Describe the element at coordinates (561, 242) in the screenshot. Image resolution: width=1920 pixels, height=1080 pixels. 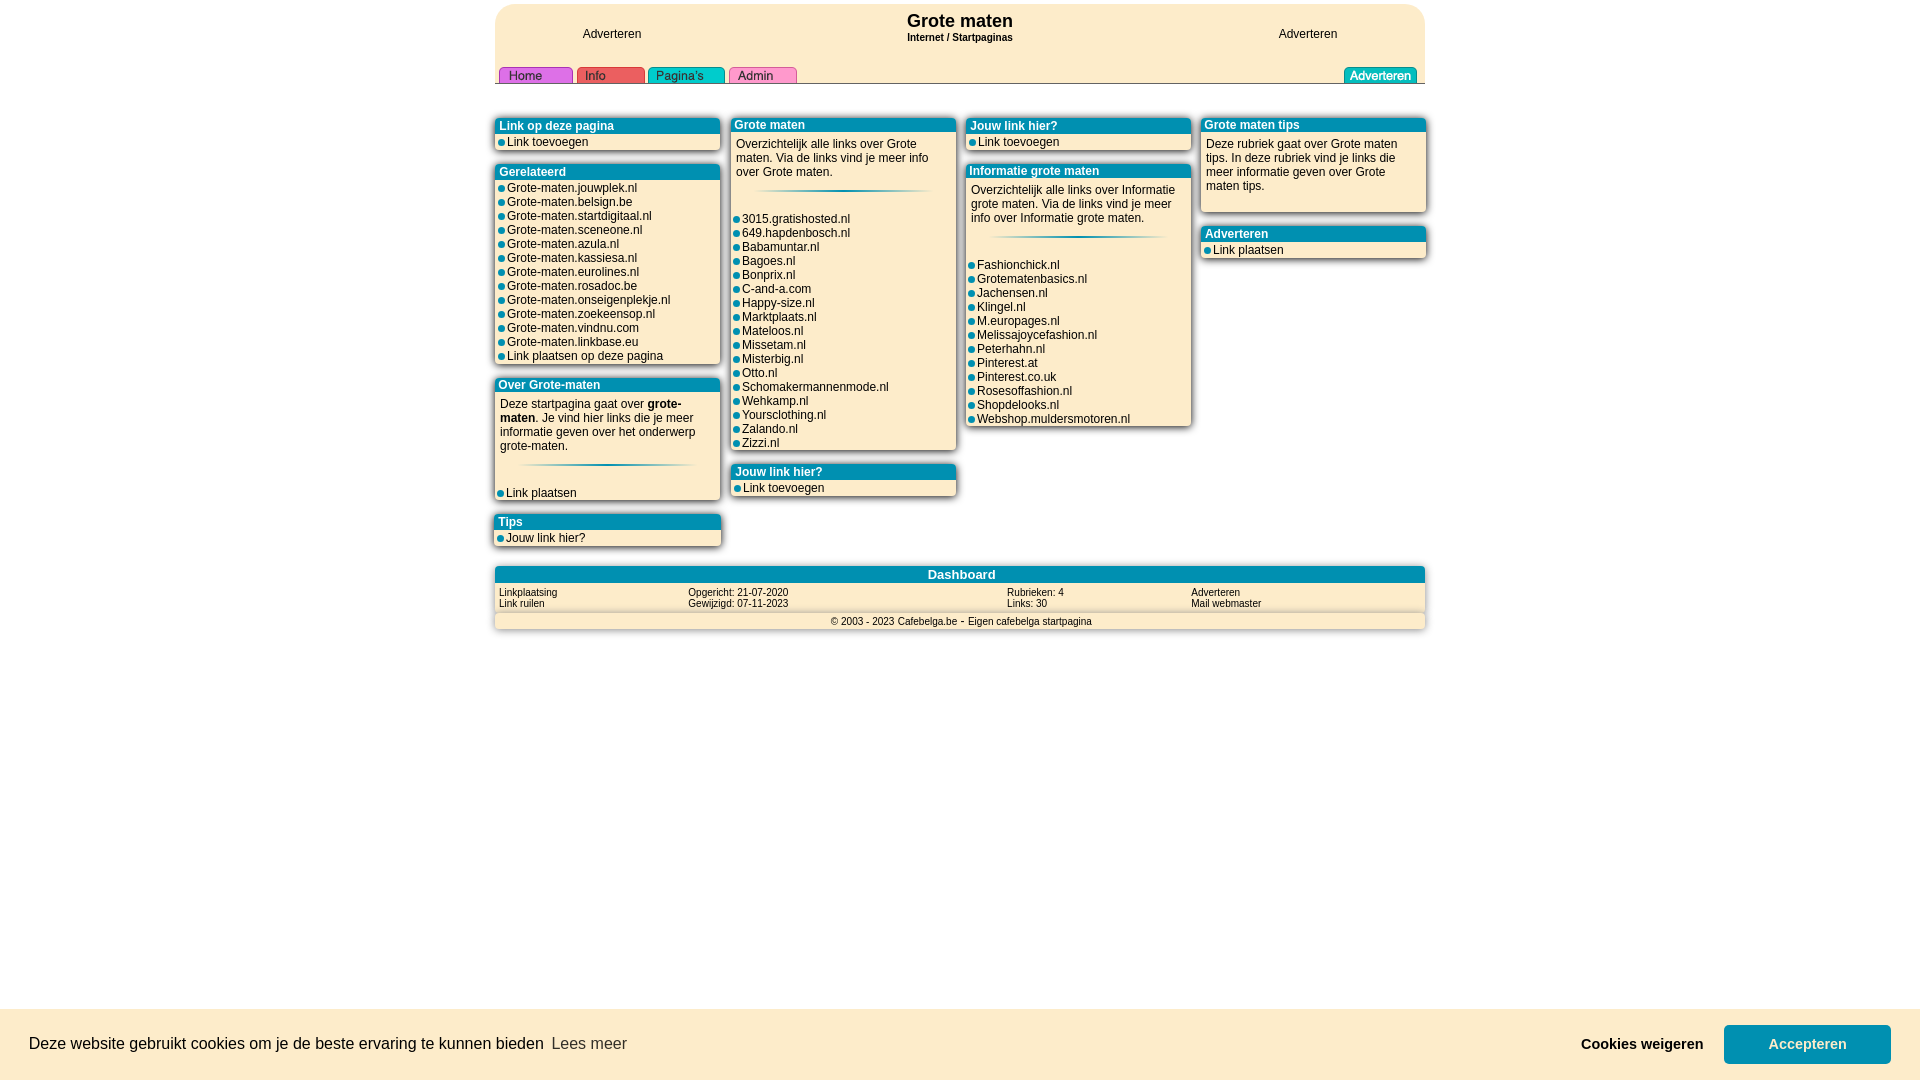
I see `'Grote-maten.azula.nl'` at that location.